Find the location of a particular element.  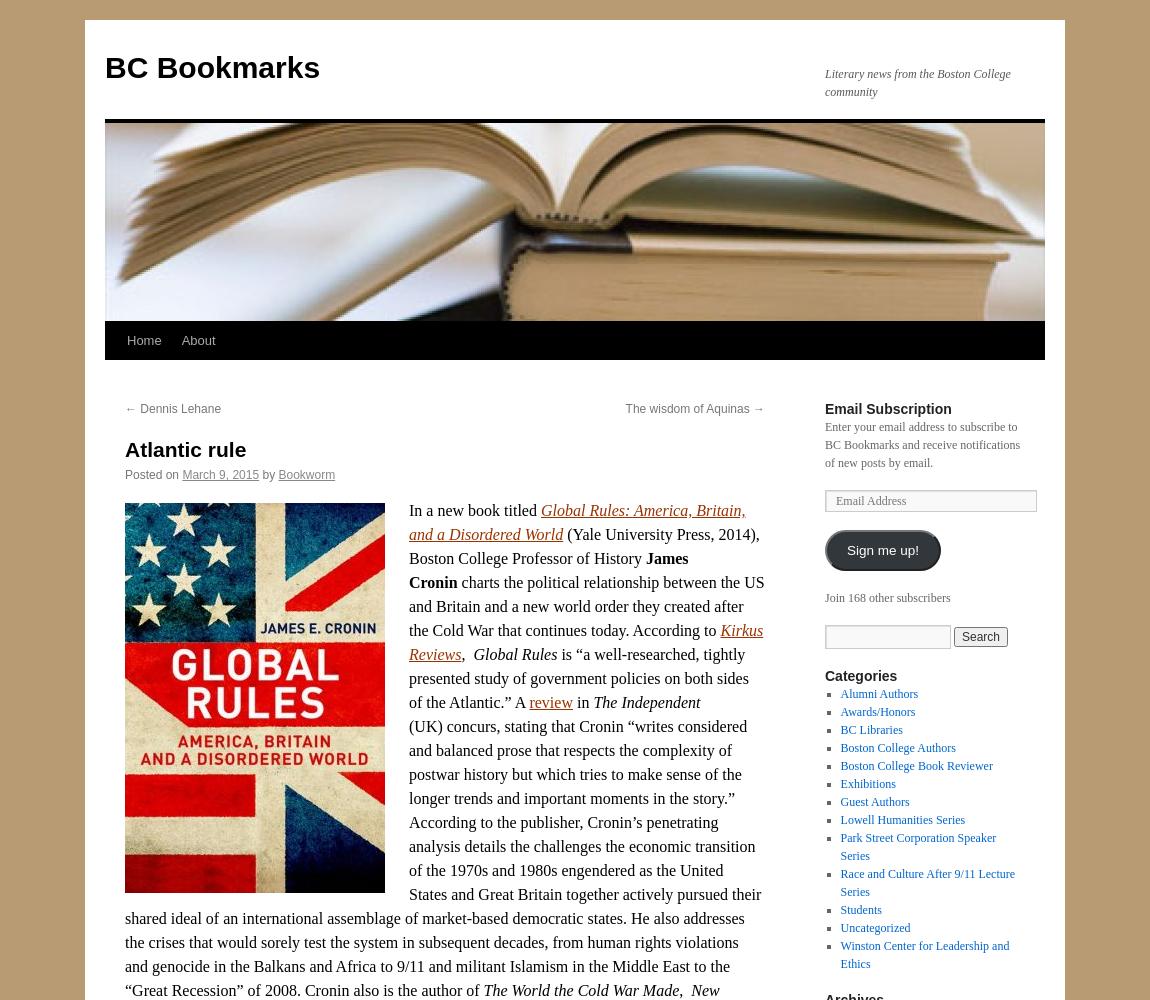

'concurs, stating that Cronin “writes considered and balanced prose that respects the complexity of postwar history but which tries to make sense of the longer trends and important moments in the story.” According to the publisher, Cronin’s penetrating analysis details the challenges the economic transition of the 1970s and 1980s engendered as the United States and Great Britain together actively pursued their shared ideal of an international assemblage of market-based democratic states. He also addresses the crises that would sorely test the system in subsequent decades, from human rights violations and genocide in the Balkans and Africa to 9/11 and militant Islamism in the Middle East to the “Great Recession” of 2008. Cronin also is the author of' is located at coordinates (442, 857).